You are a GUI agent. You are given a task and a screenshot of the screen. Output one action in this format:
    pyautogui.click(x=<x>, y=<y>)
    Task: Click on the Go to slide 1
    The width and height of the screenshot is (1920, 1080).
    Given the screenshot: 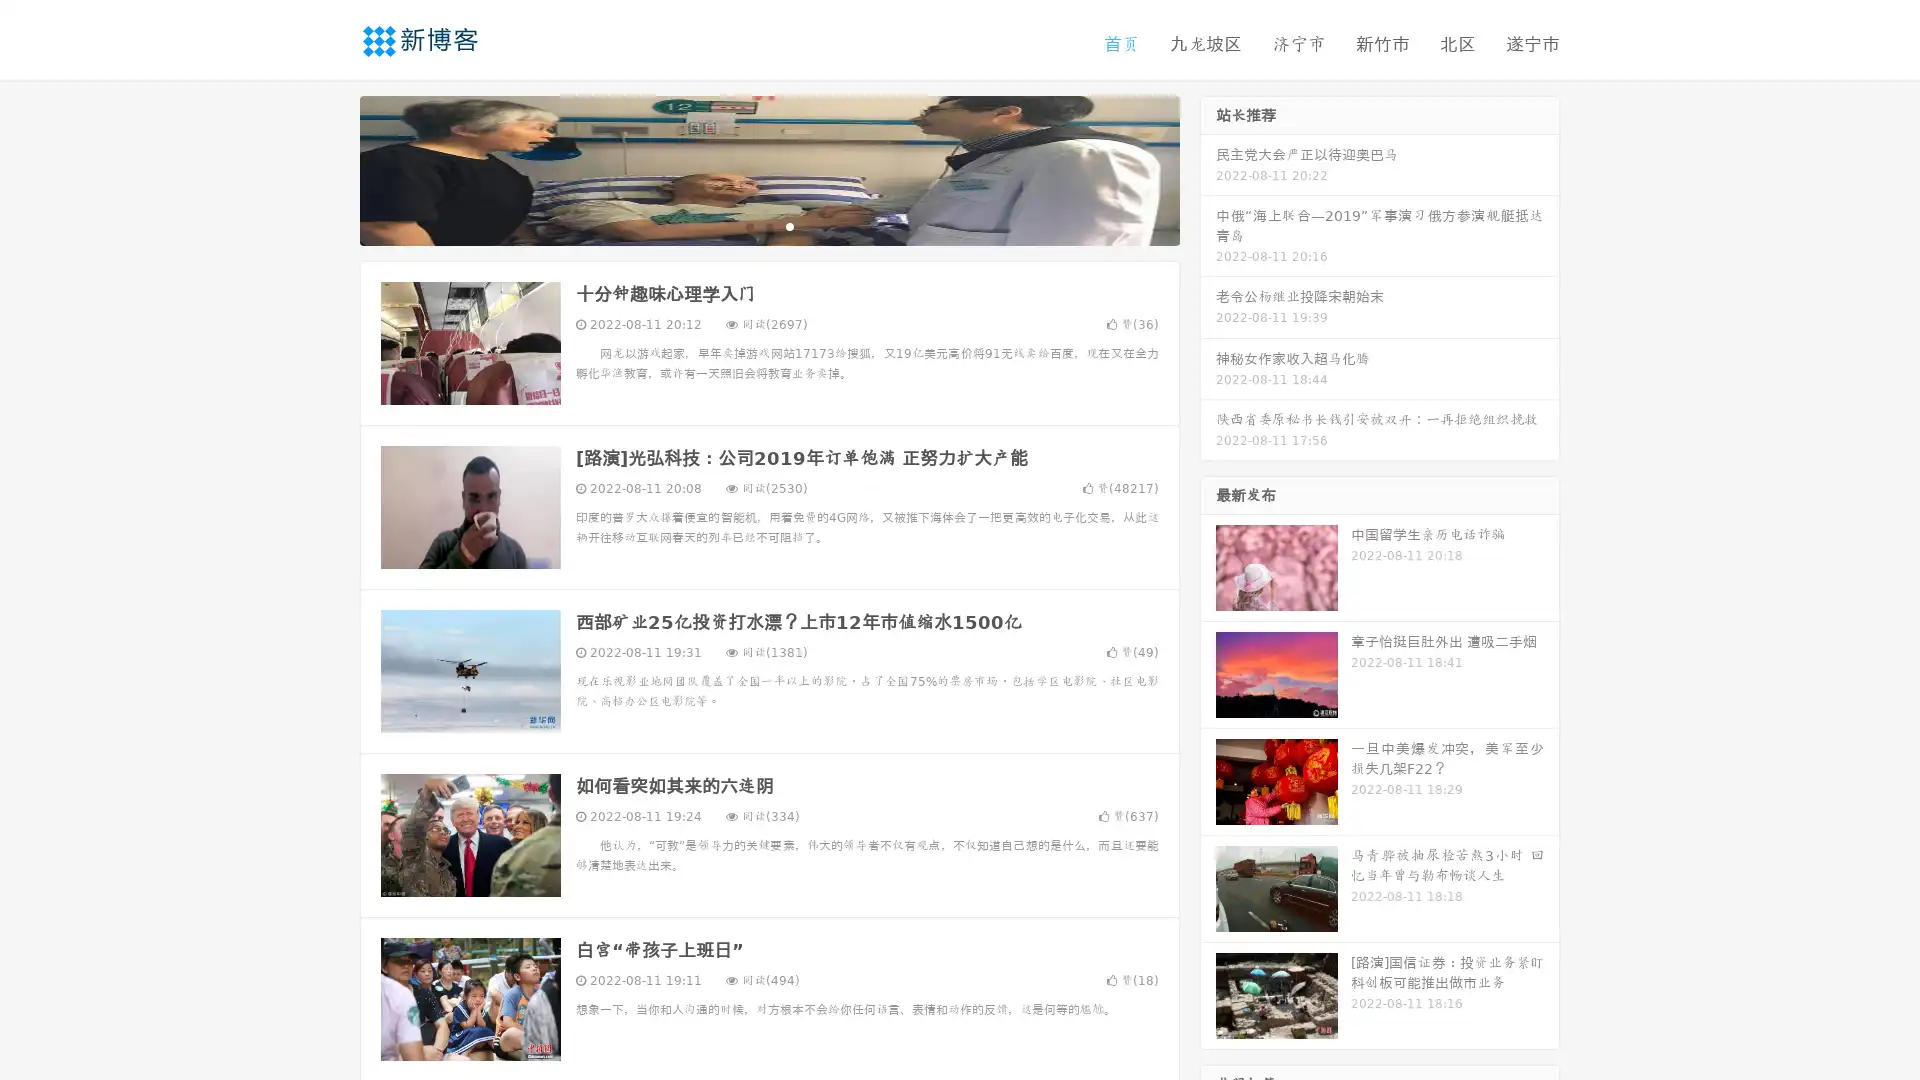 What is the action you would take?
    pyautogui.click(x=748, y=225)
    